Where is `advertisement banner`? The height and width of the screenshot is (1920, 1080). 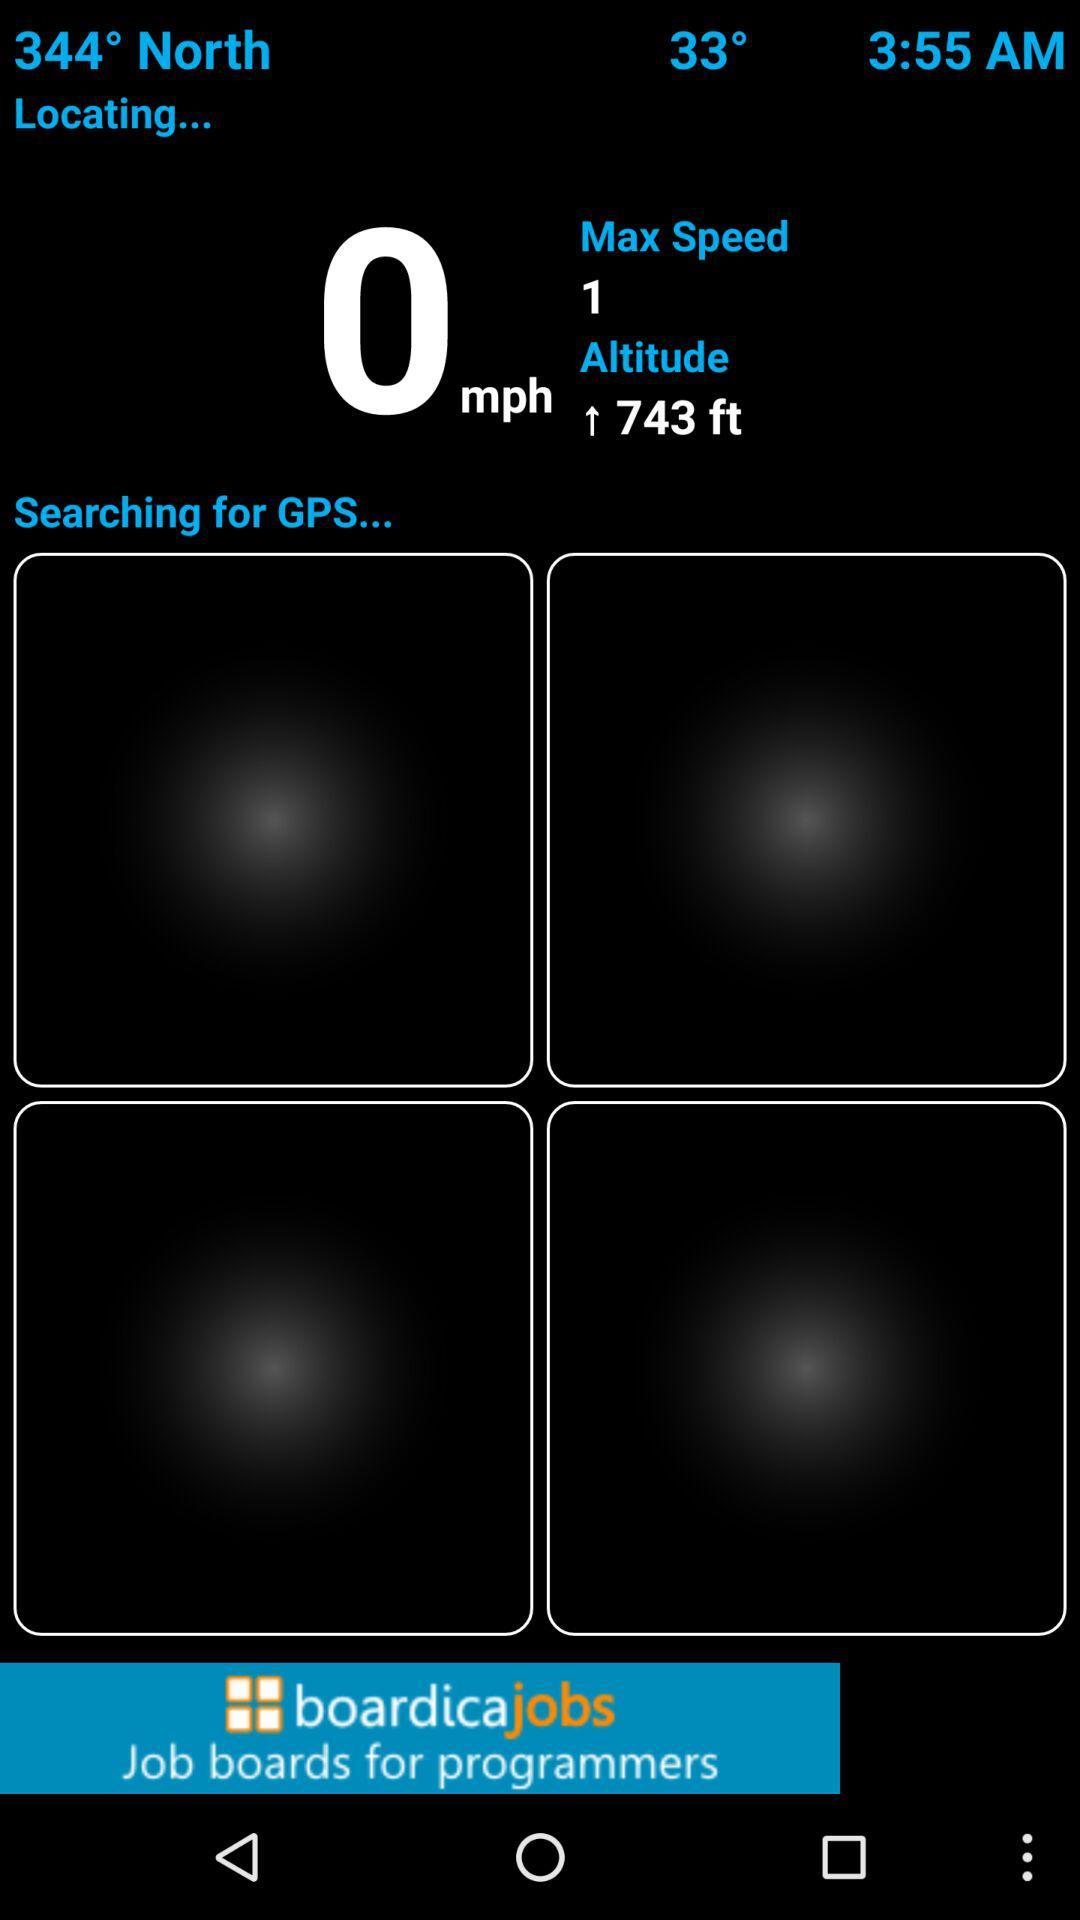
advertisement banner is located at coordinates (540, 1727).